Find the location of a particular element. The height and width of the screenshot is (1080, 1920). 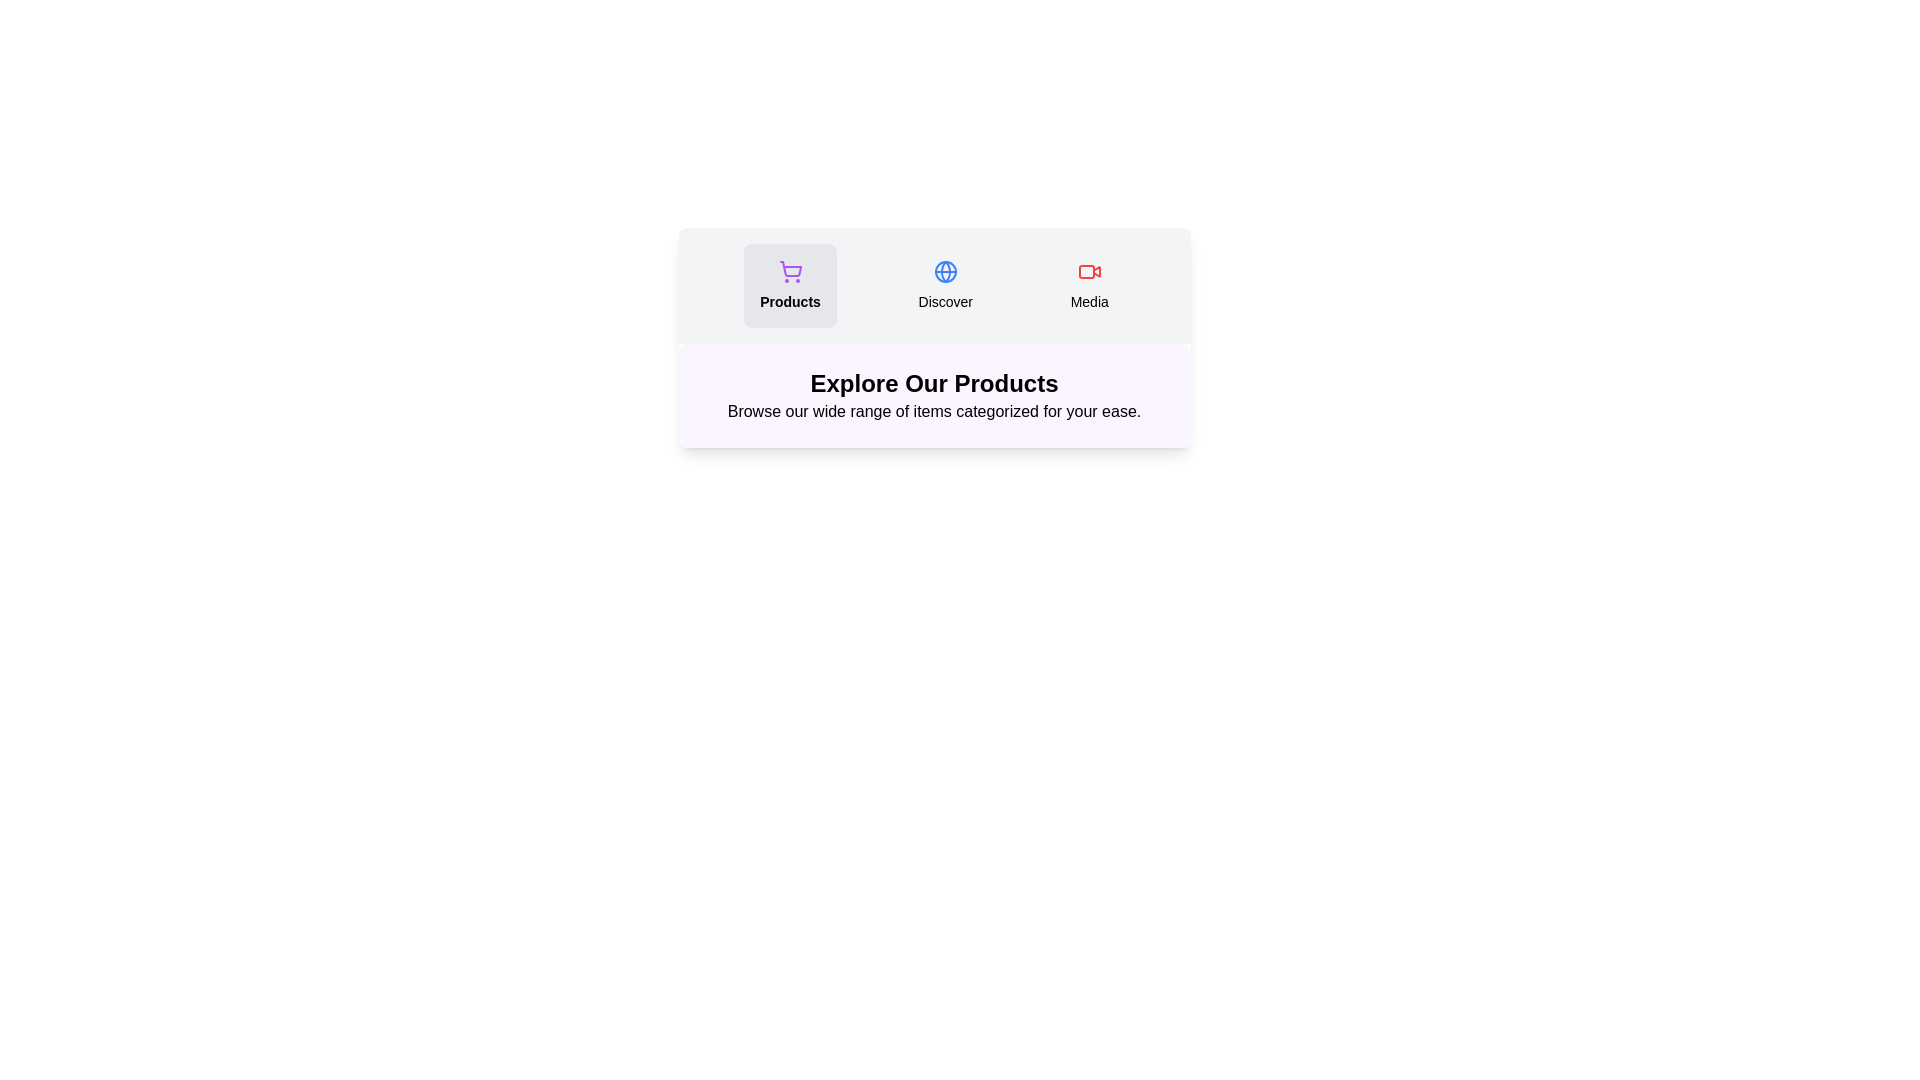

the Products tab by clicking on its button is located at coordinates (789, 285).